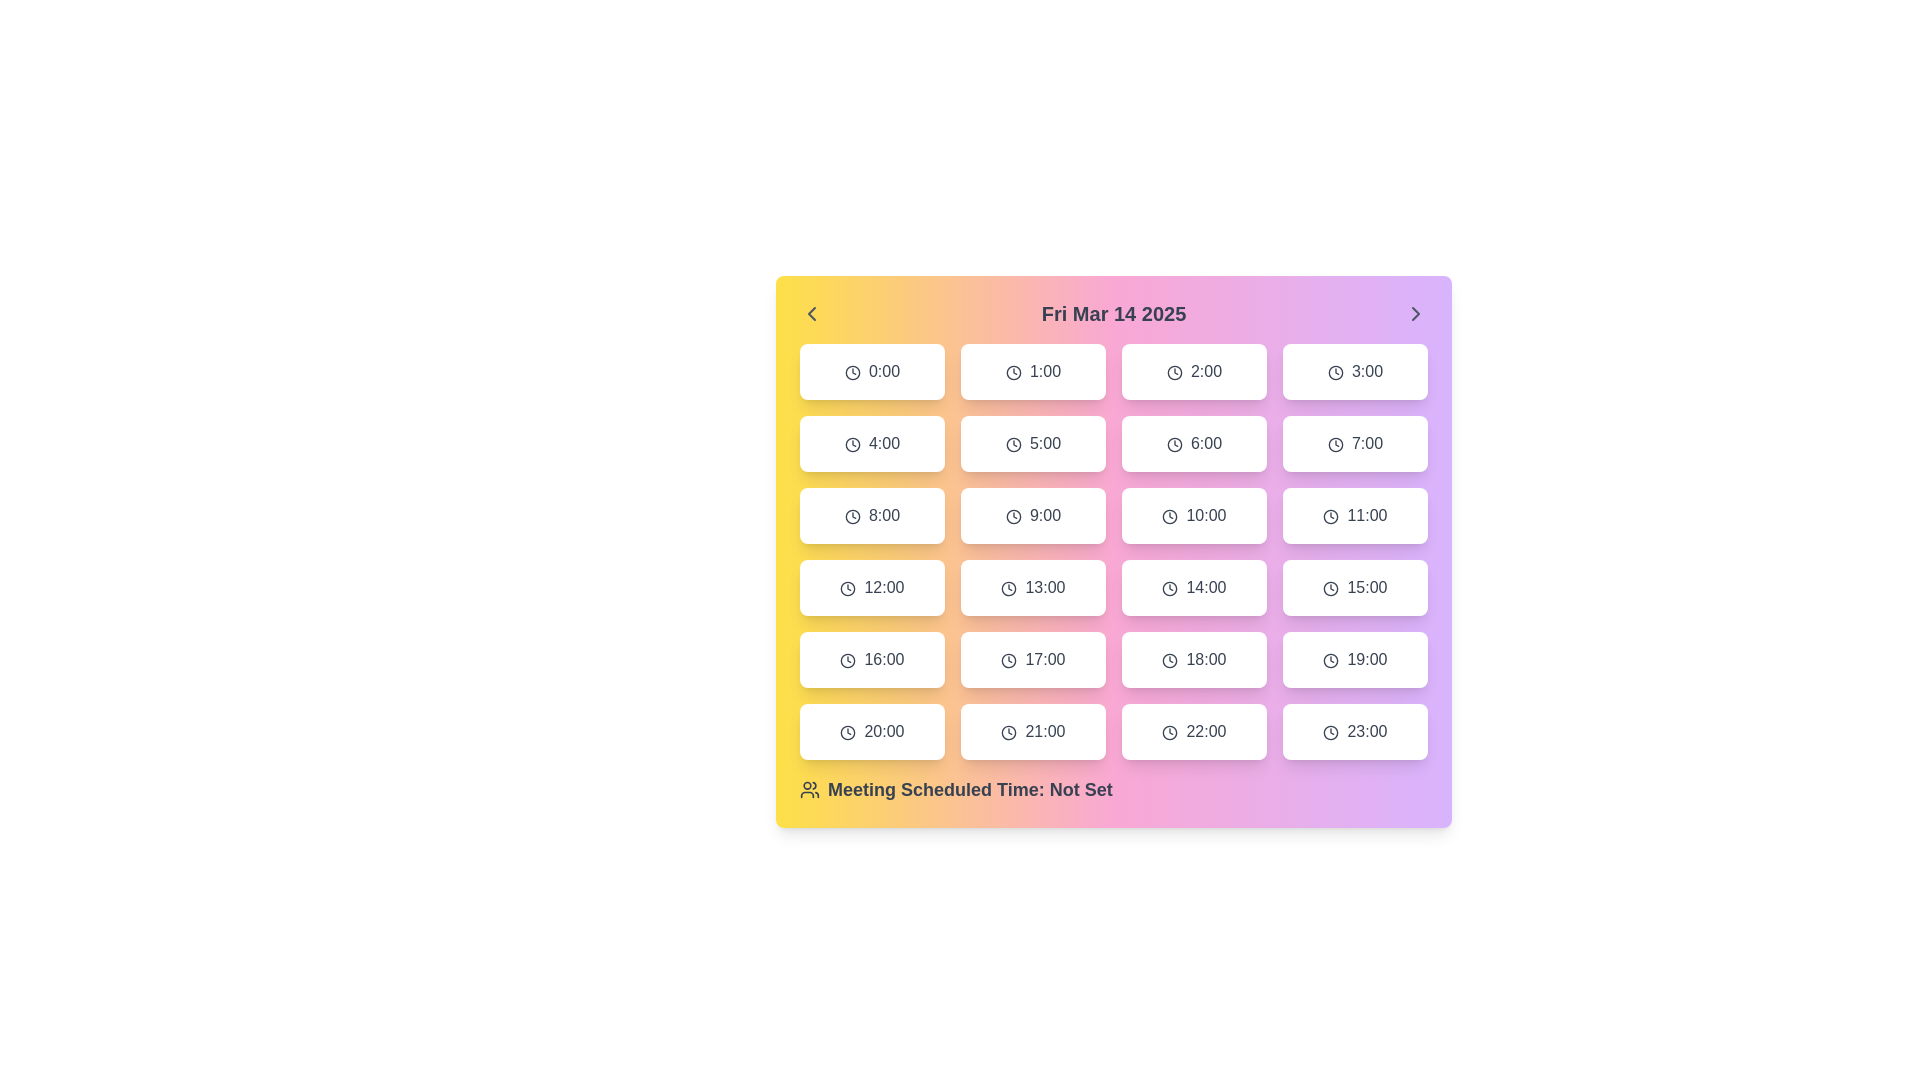  What do you see at coordinates (1194, 515) in the screenshot?
I see `the button representing the time '10:00' in the schedule` at bounding box center [1194, 515].